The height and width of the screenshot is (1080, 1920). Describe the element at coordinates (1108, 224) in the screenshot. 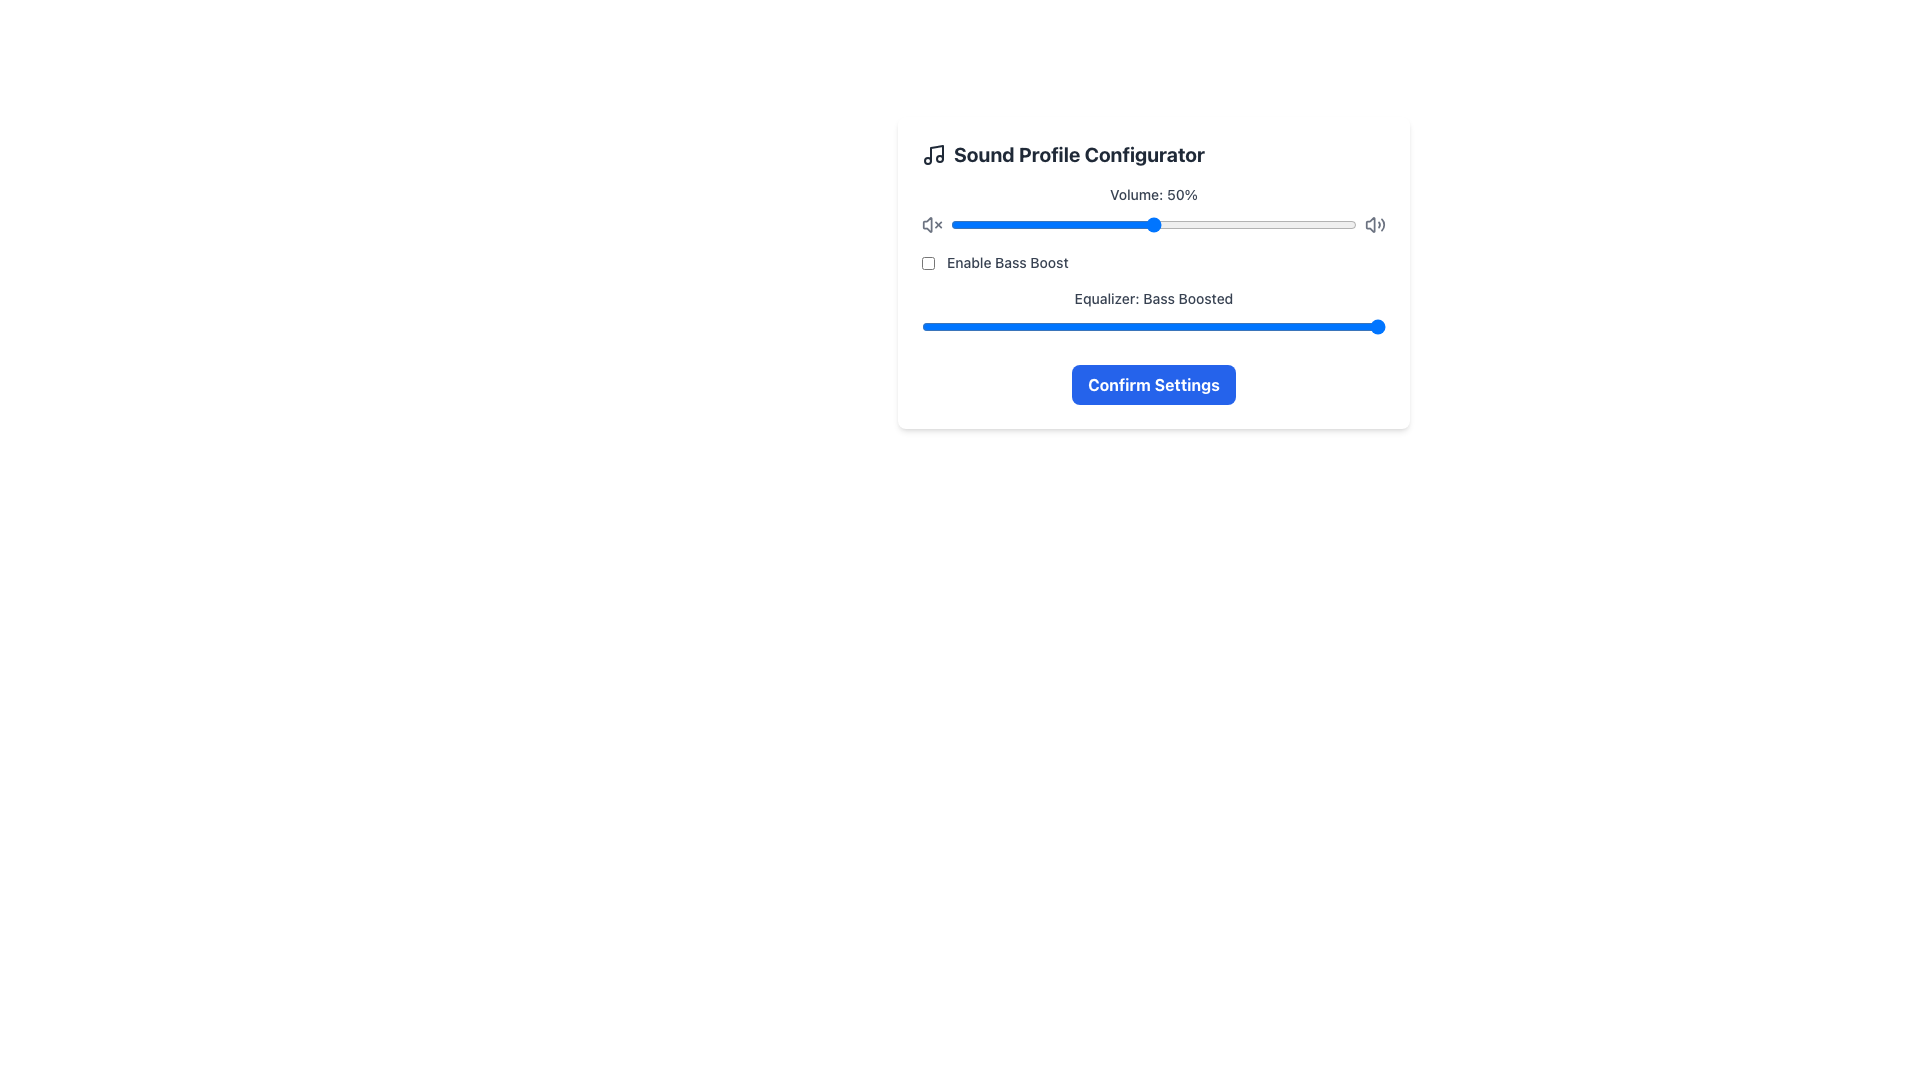

I see `volume` at that location.